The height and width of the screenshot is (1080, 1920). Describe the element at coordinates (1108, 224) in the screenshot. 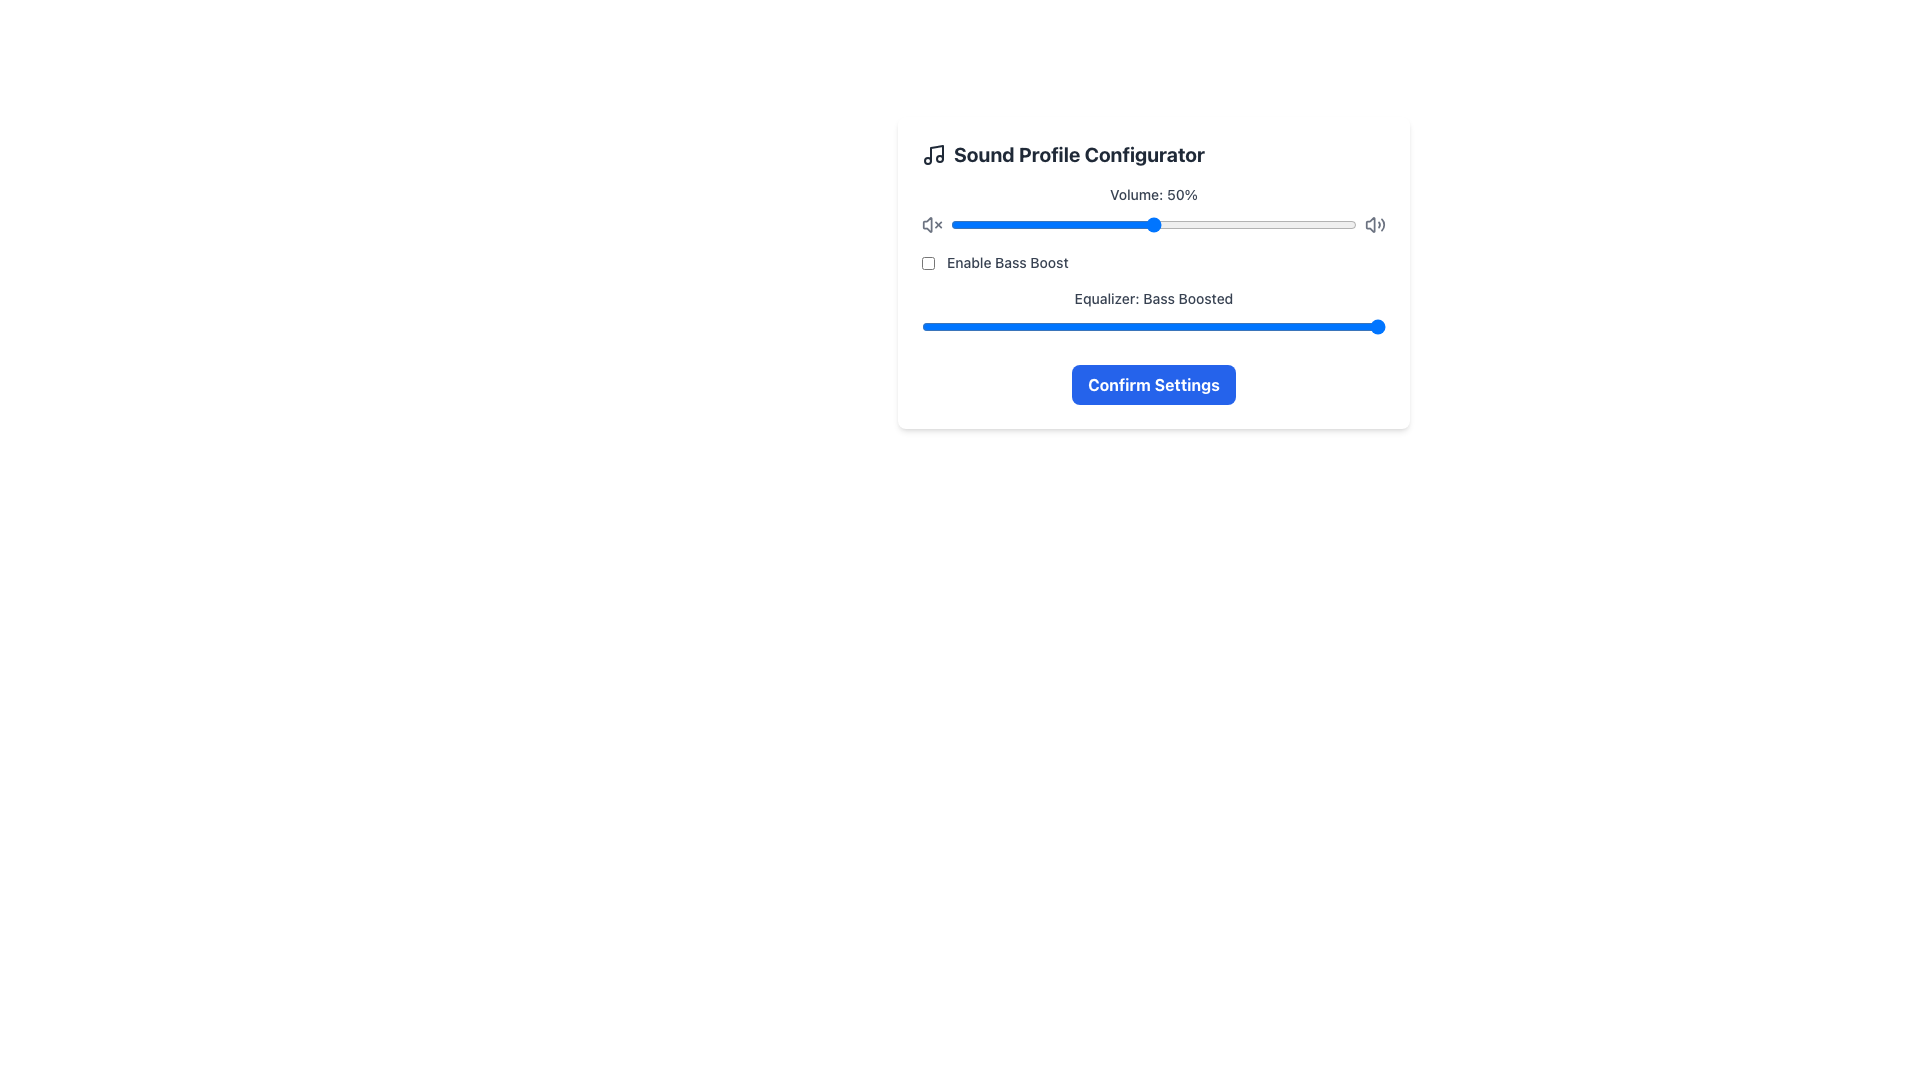

I see `volume` at that location.